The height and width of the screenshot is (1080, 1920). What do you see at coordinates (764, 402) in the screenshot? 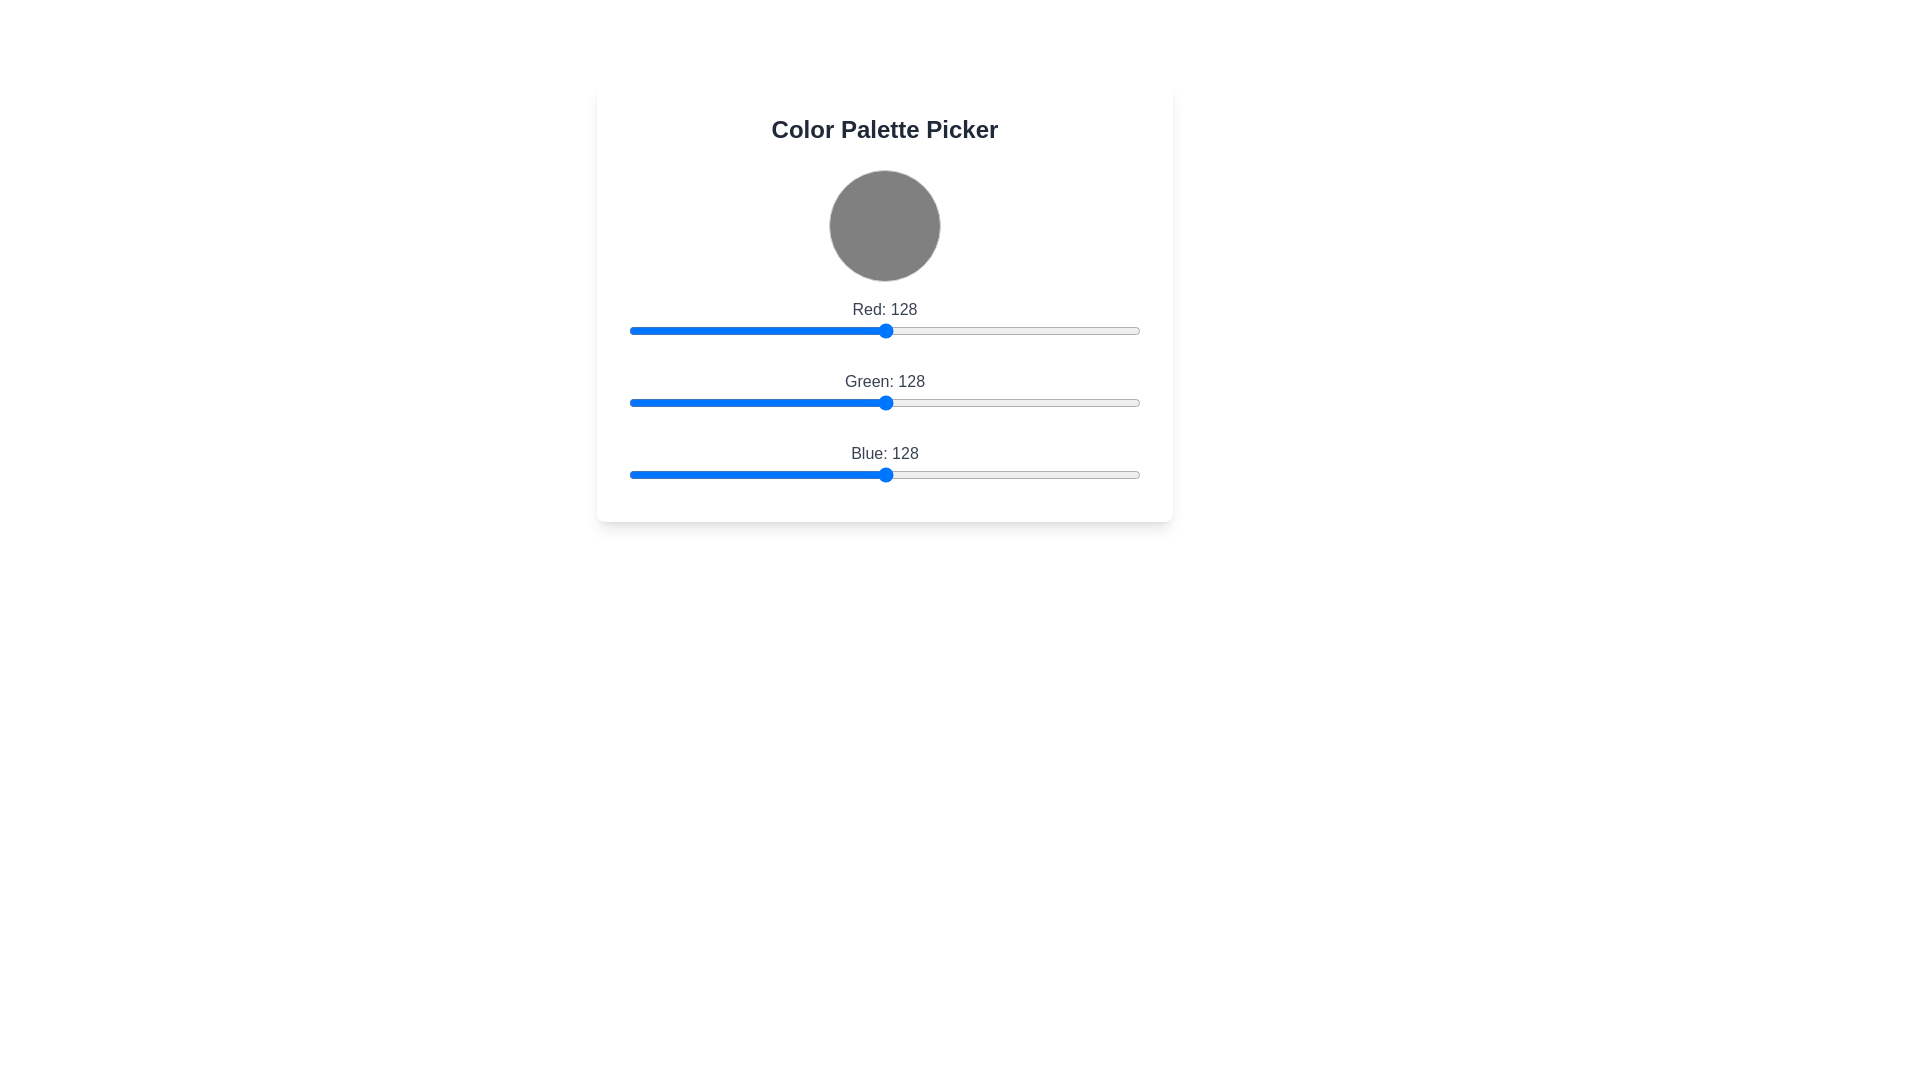
I see `the green value` at bounding box center [764, 402].